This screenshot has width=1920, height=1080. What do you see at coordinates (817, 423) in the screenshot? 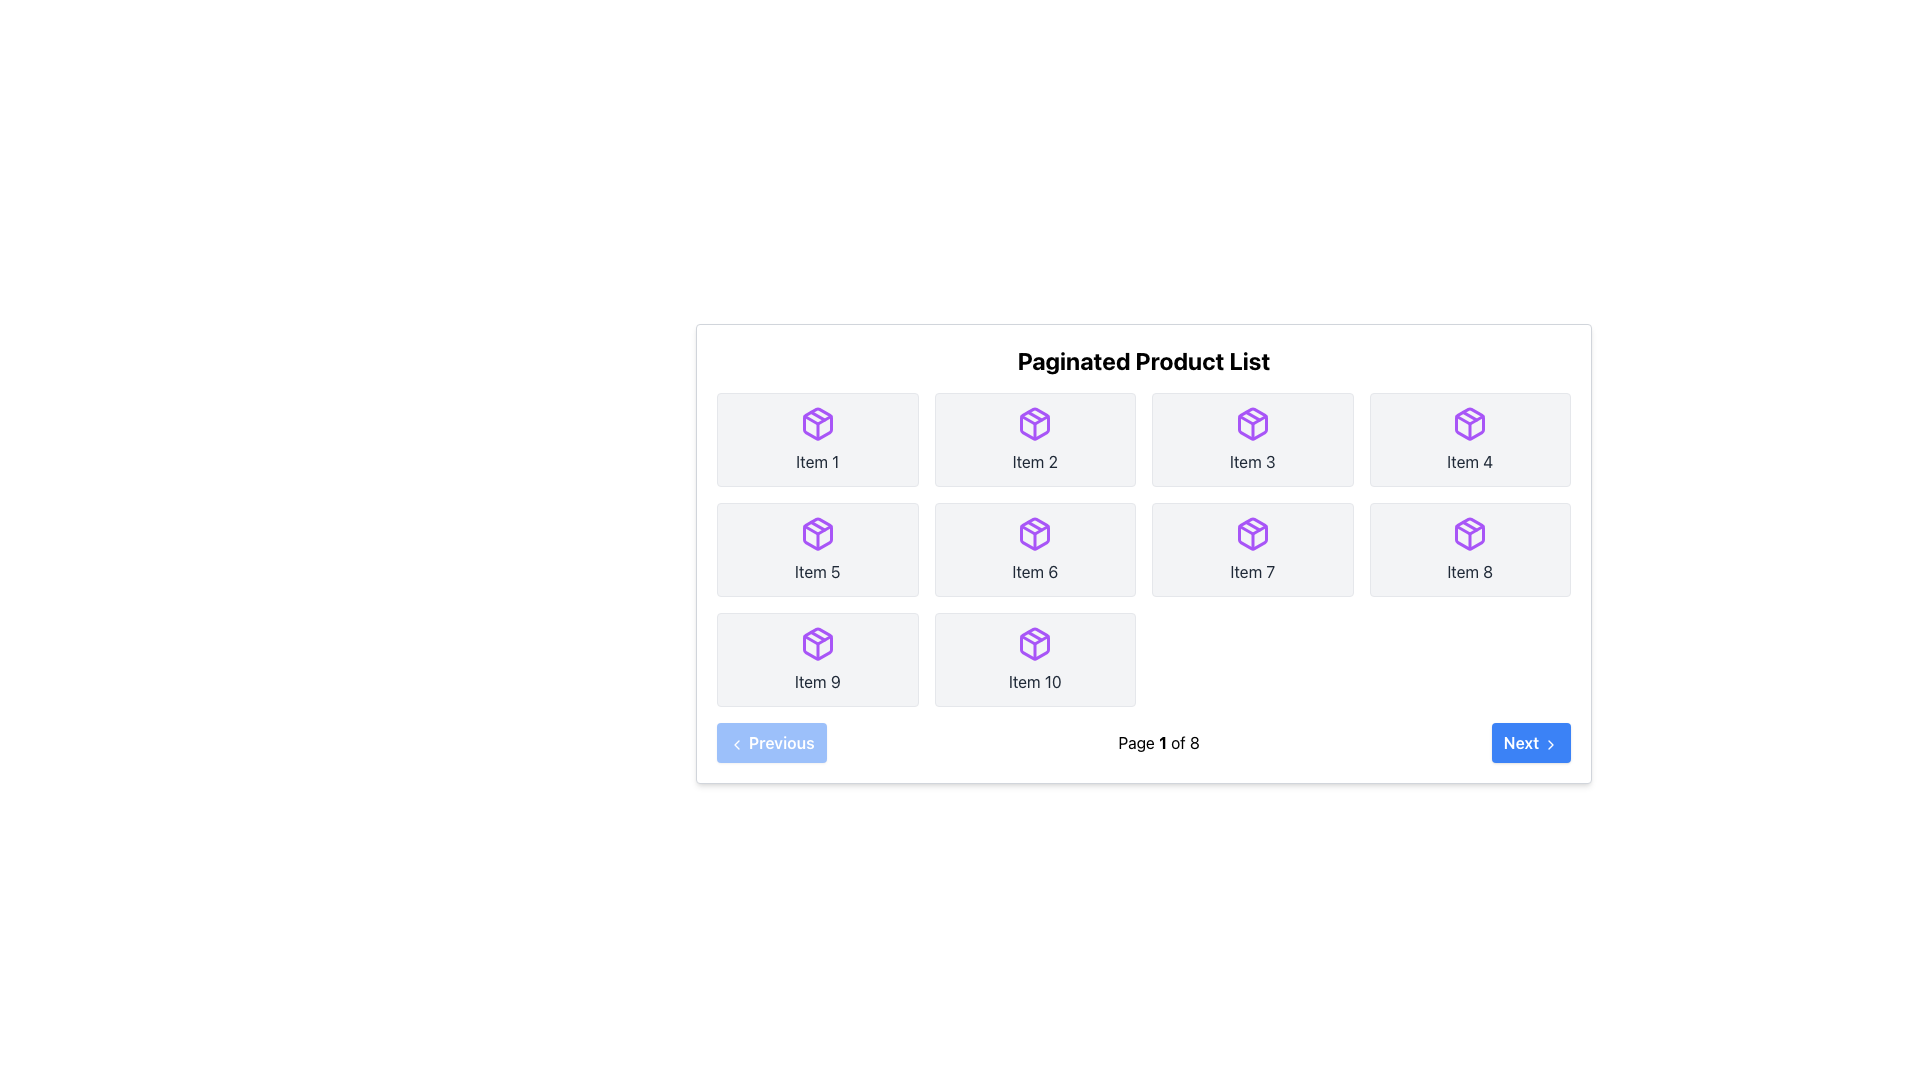
I see `the product icon that visually represents 'Item 1' in the top-left corner of the paginated product list` at bounding box center [817, 423].